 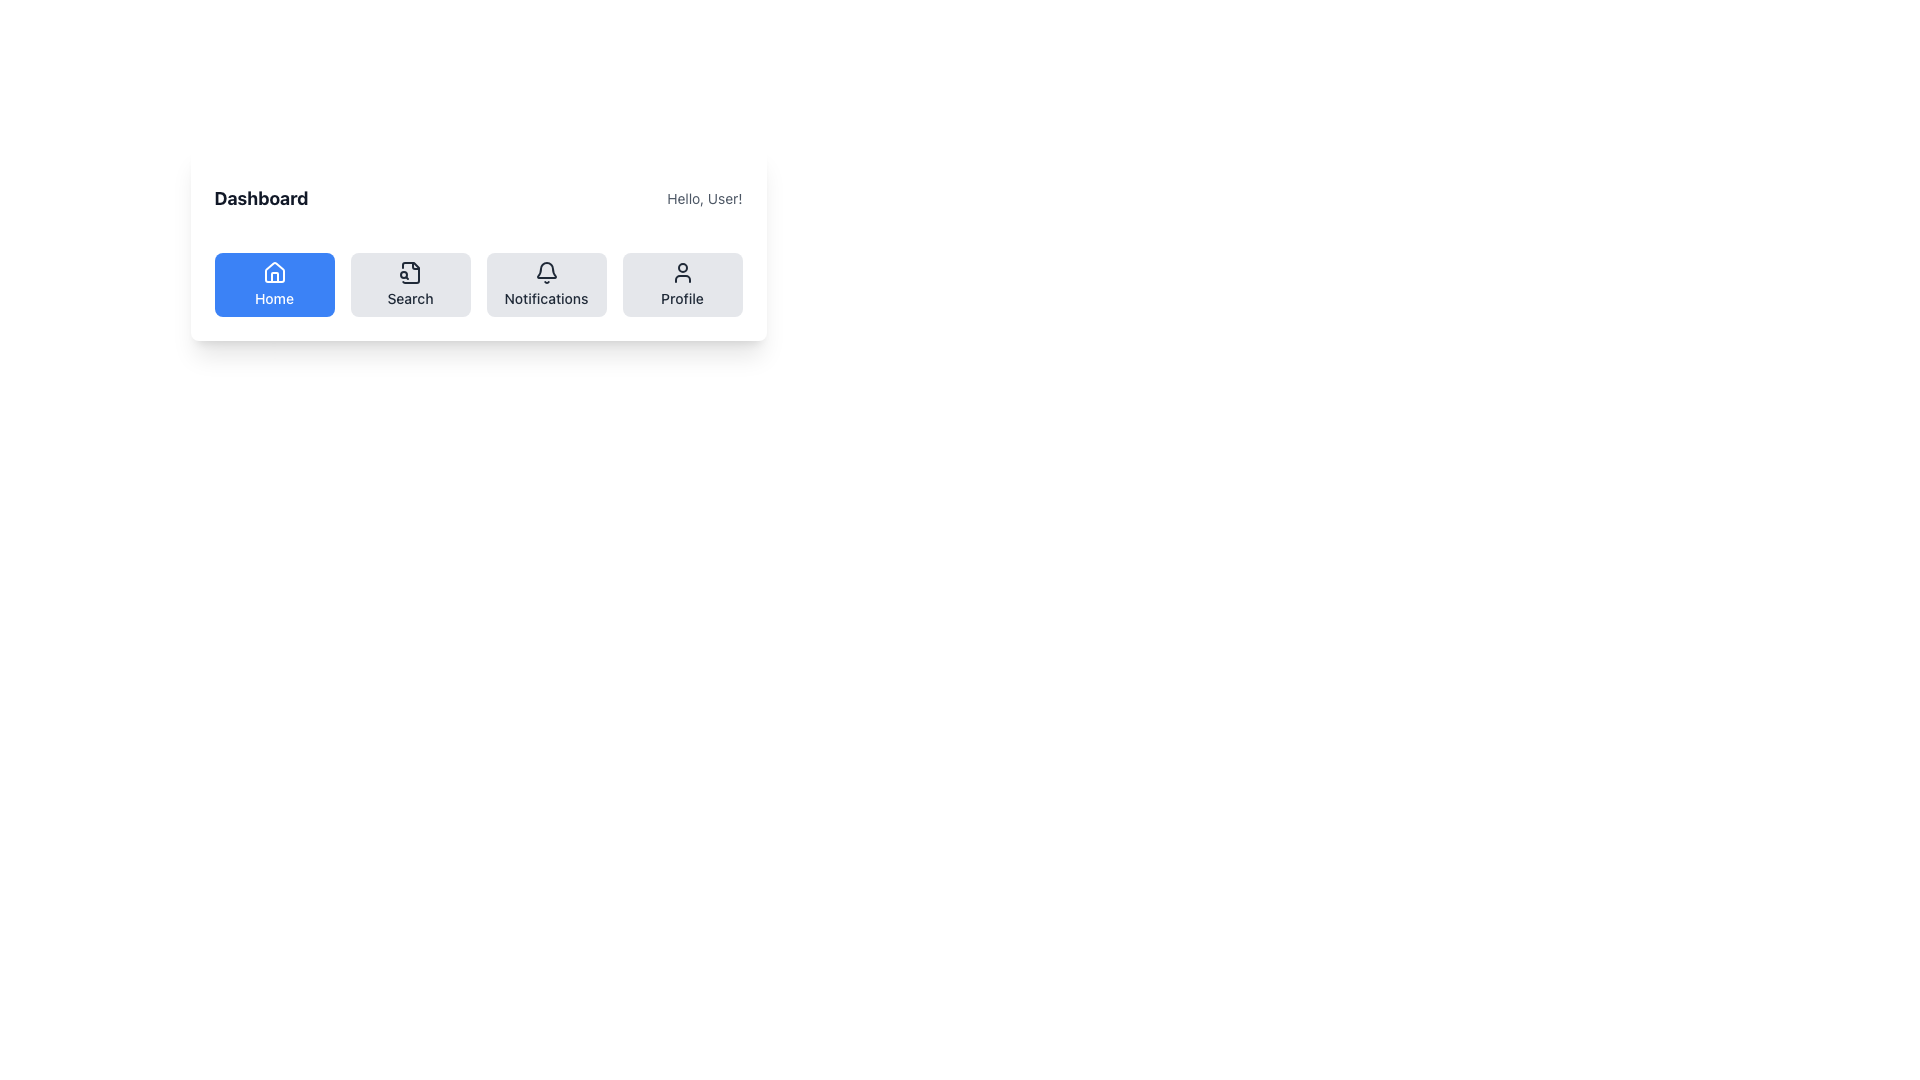 What do you see at coordinates (546, 273) in the screenshot?
I see `the modern outline bell icon located within the 'Notifications' button in the navigation bar` at bounding box center [546, 273].